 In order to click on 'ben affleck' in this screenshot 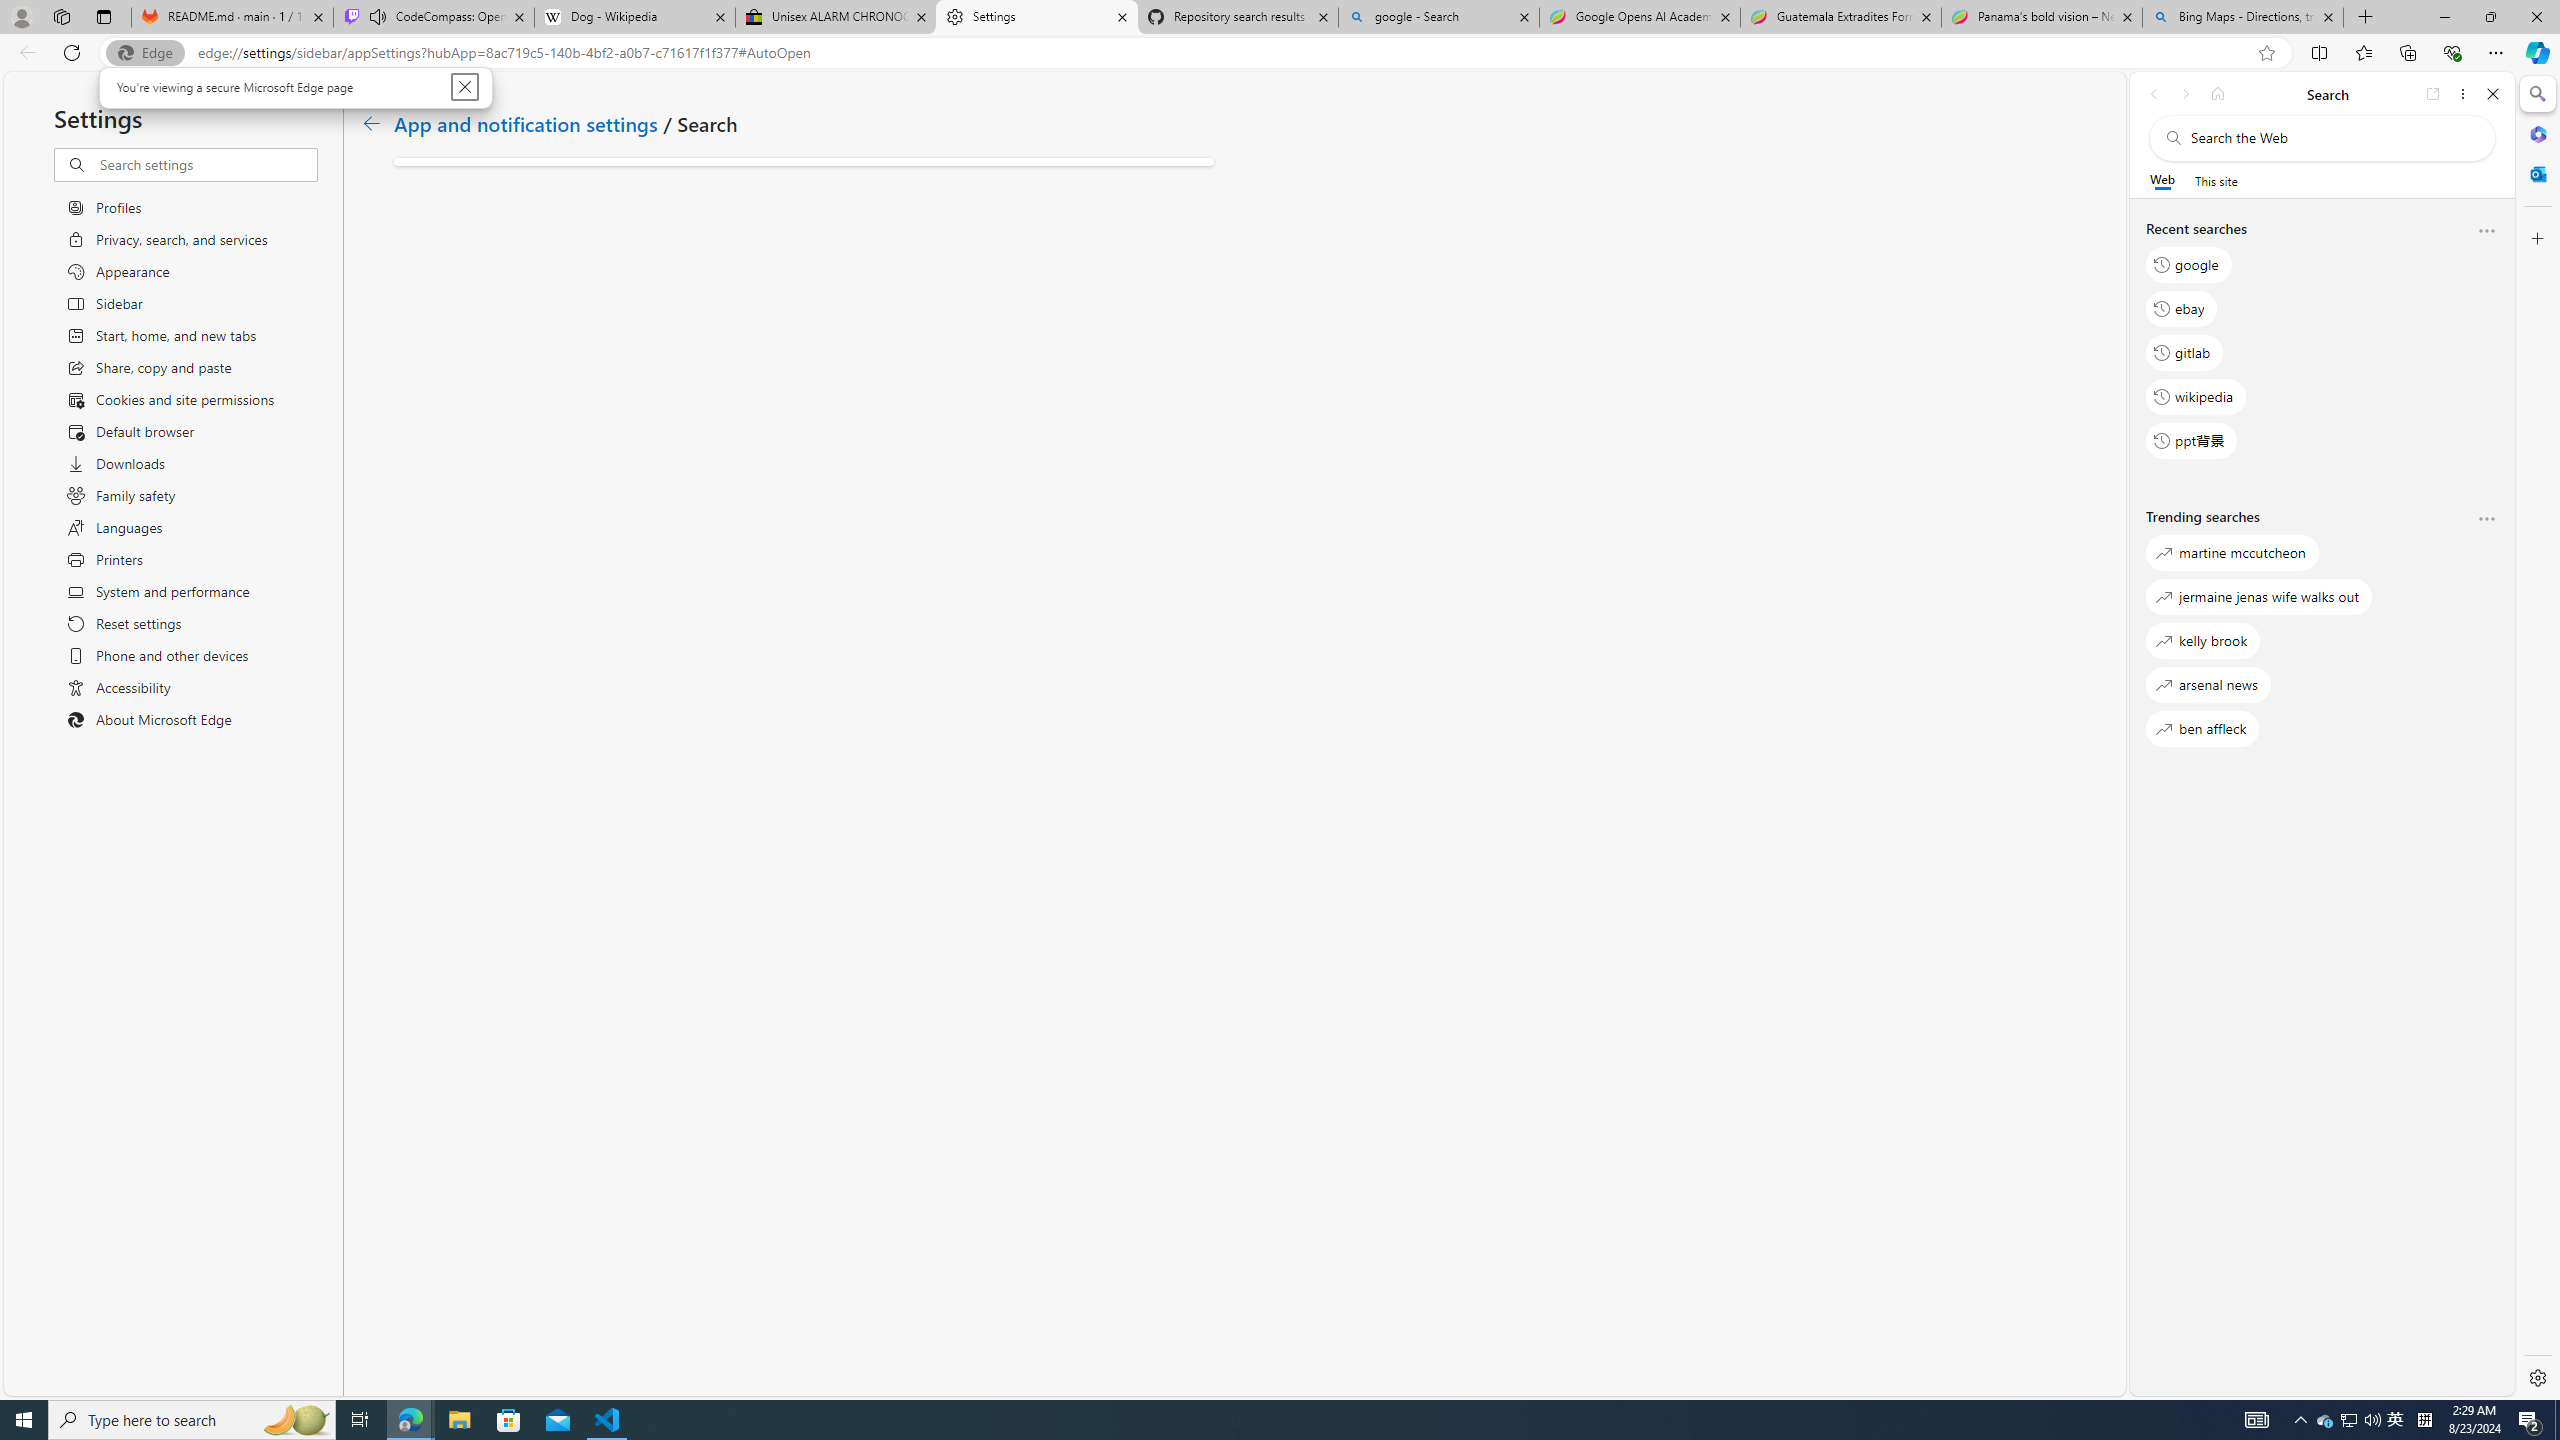, I will do `click(2208, 683)`.